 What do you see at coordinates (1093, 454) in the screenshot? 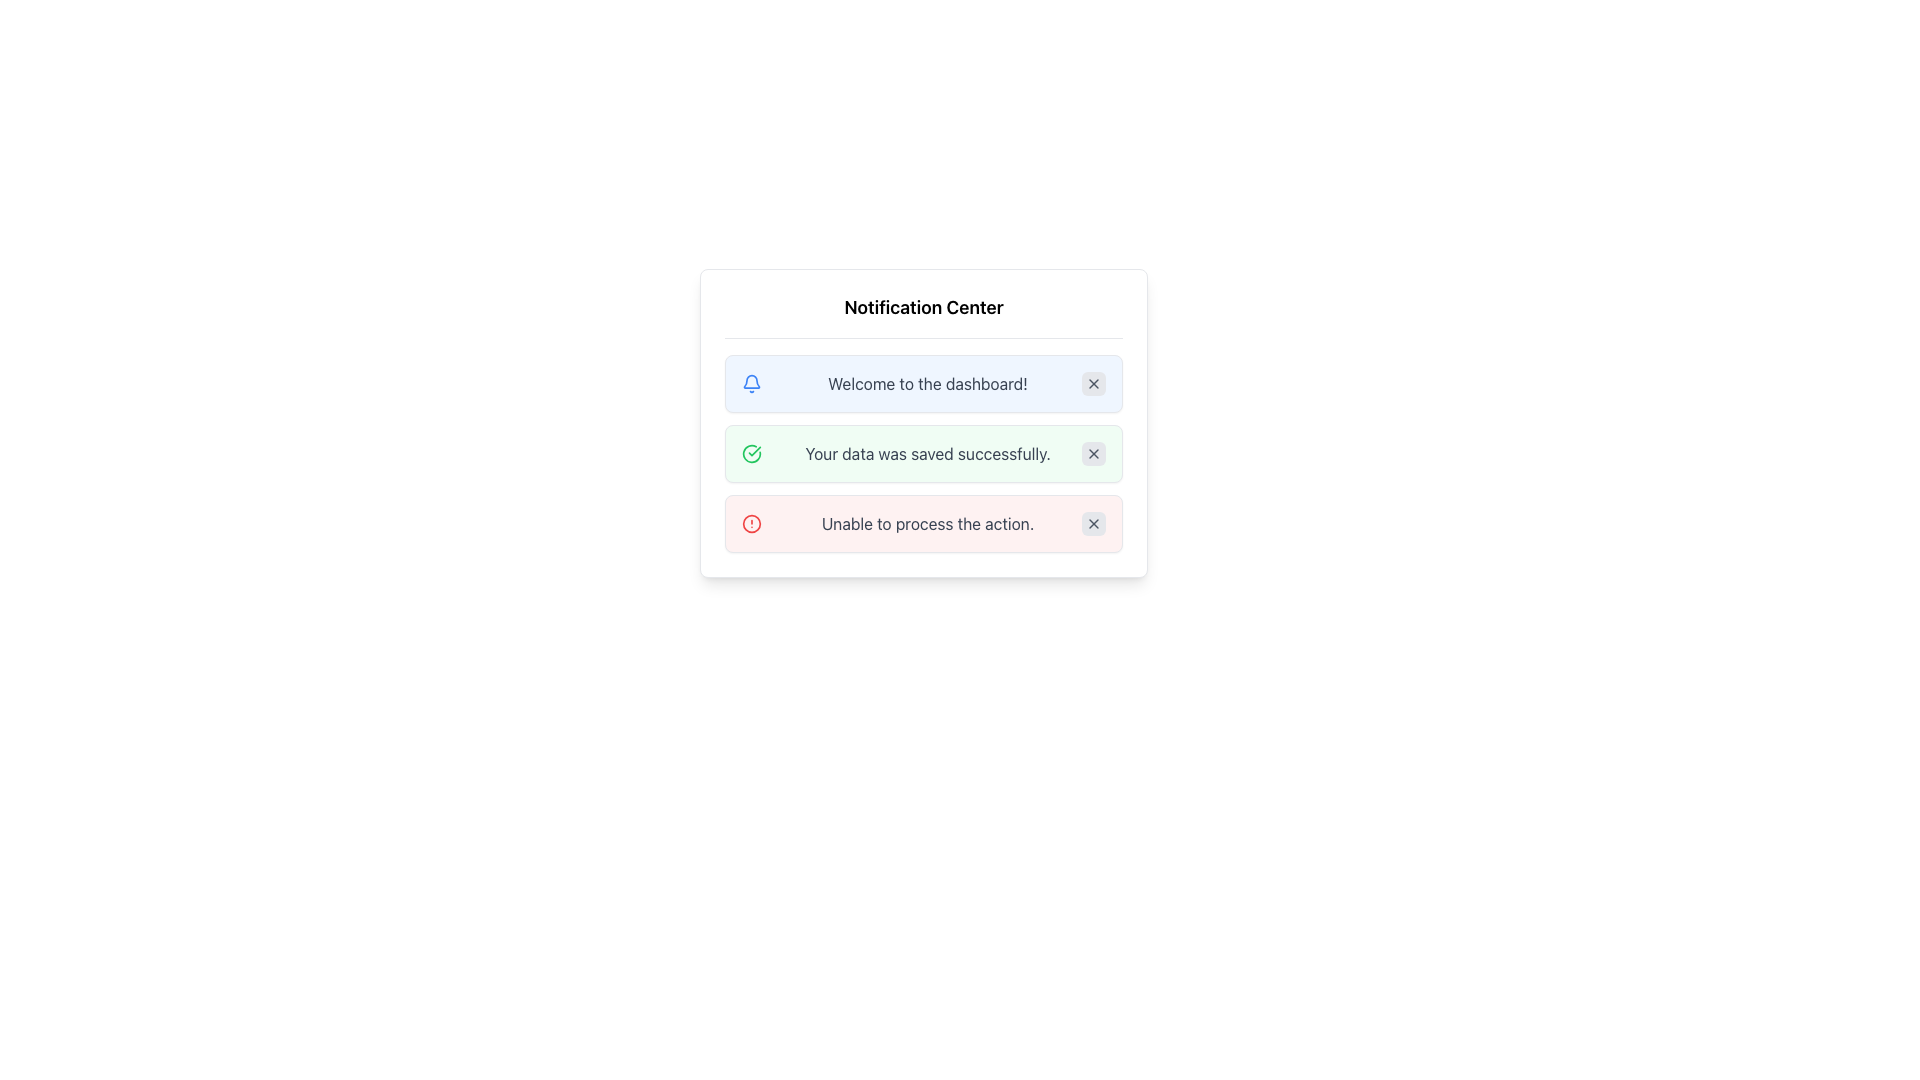
I see `the dismiss button located within the notification card` at bounding box center [1093, 454].